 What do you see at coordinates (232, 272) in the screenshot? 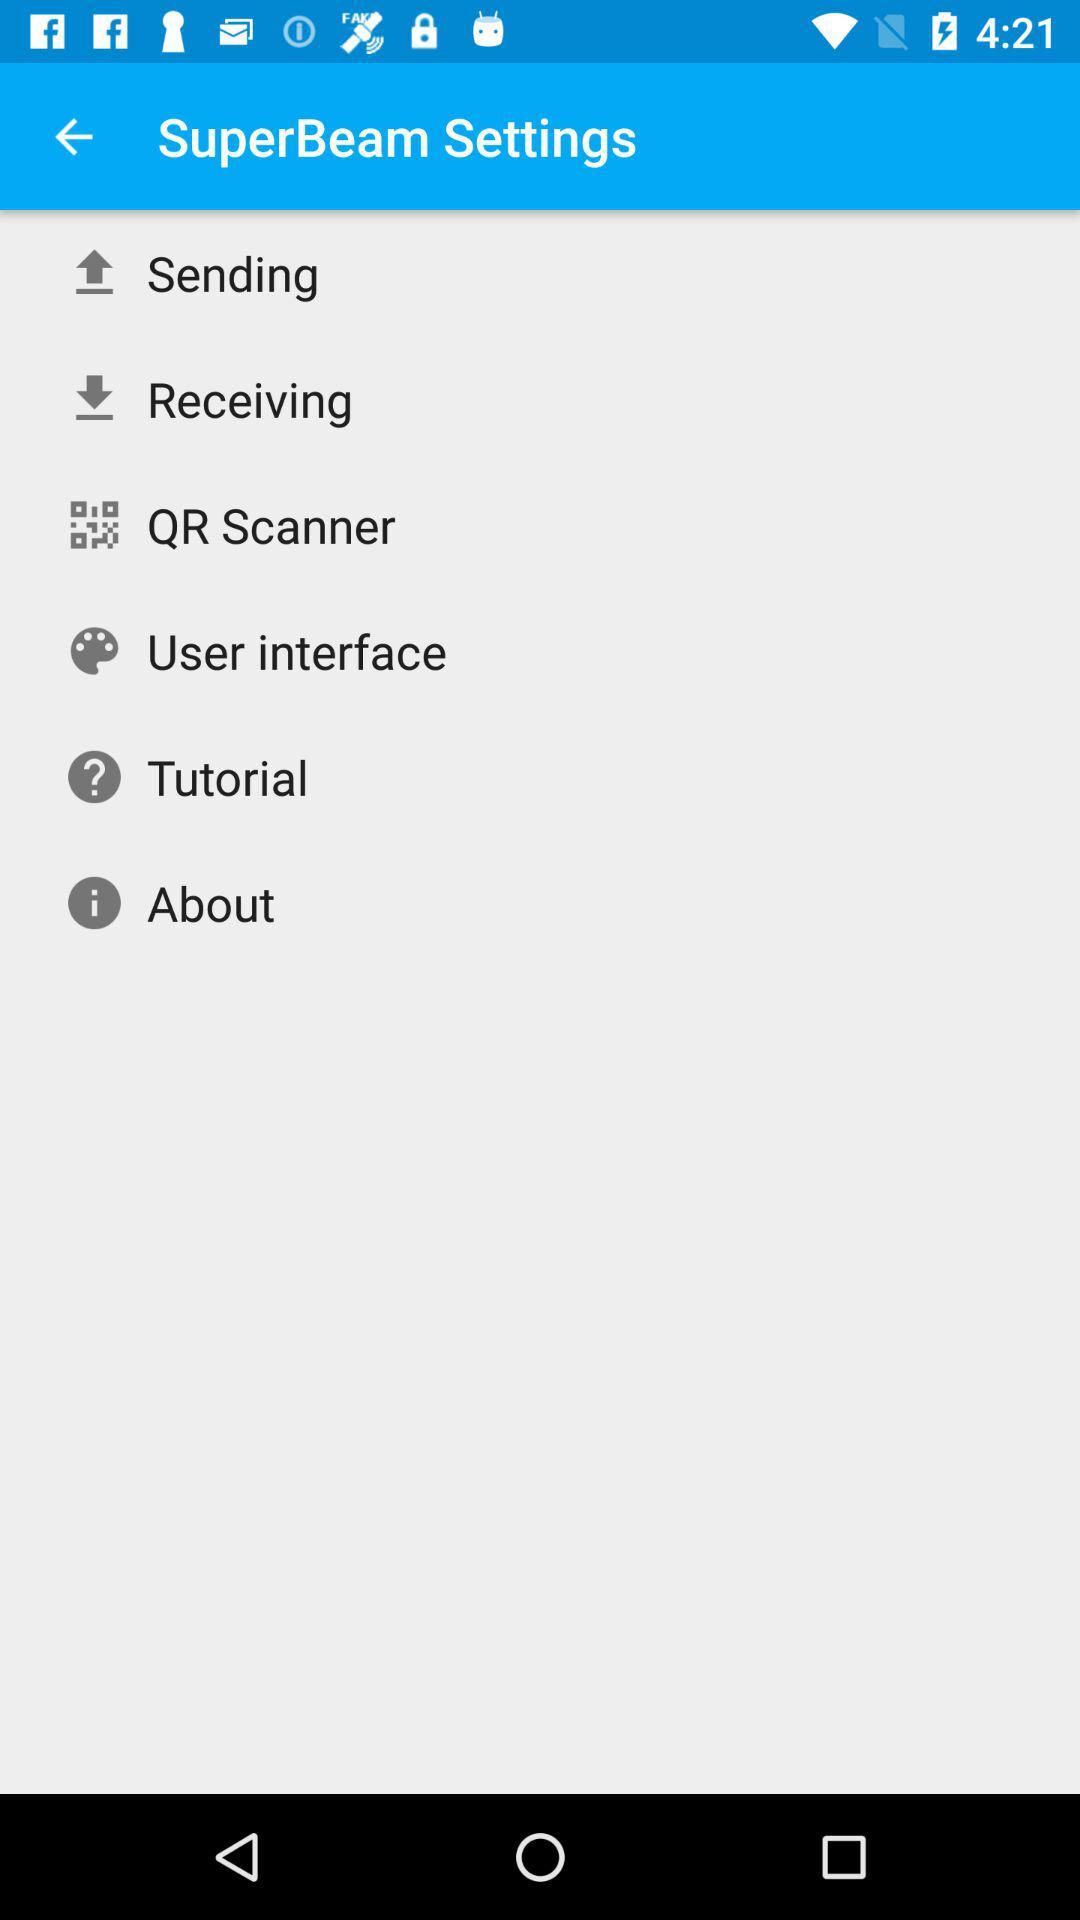
I see `the sending` at bounding box center [232, 272].